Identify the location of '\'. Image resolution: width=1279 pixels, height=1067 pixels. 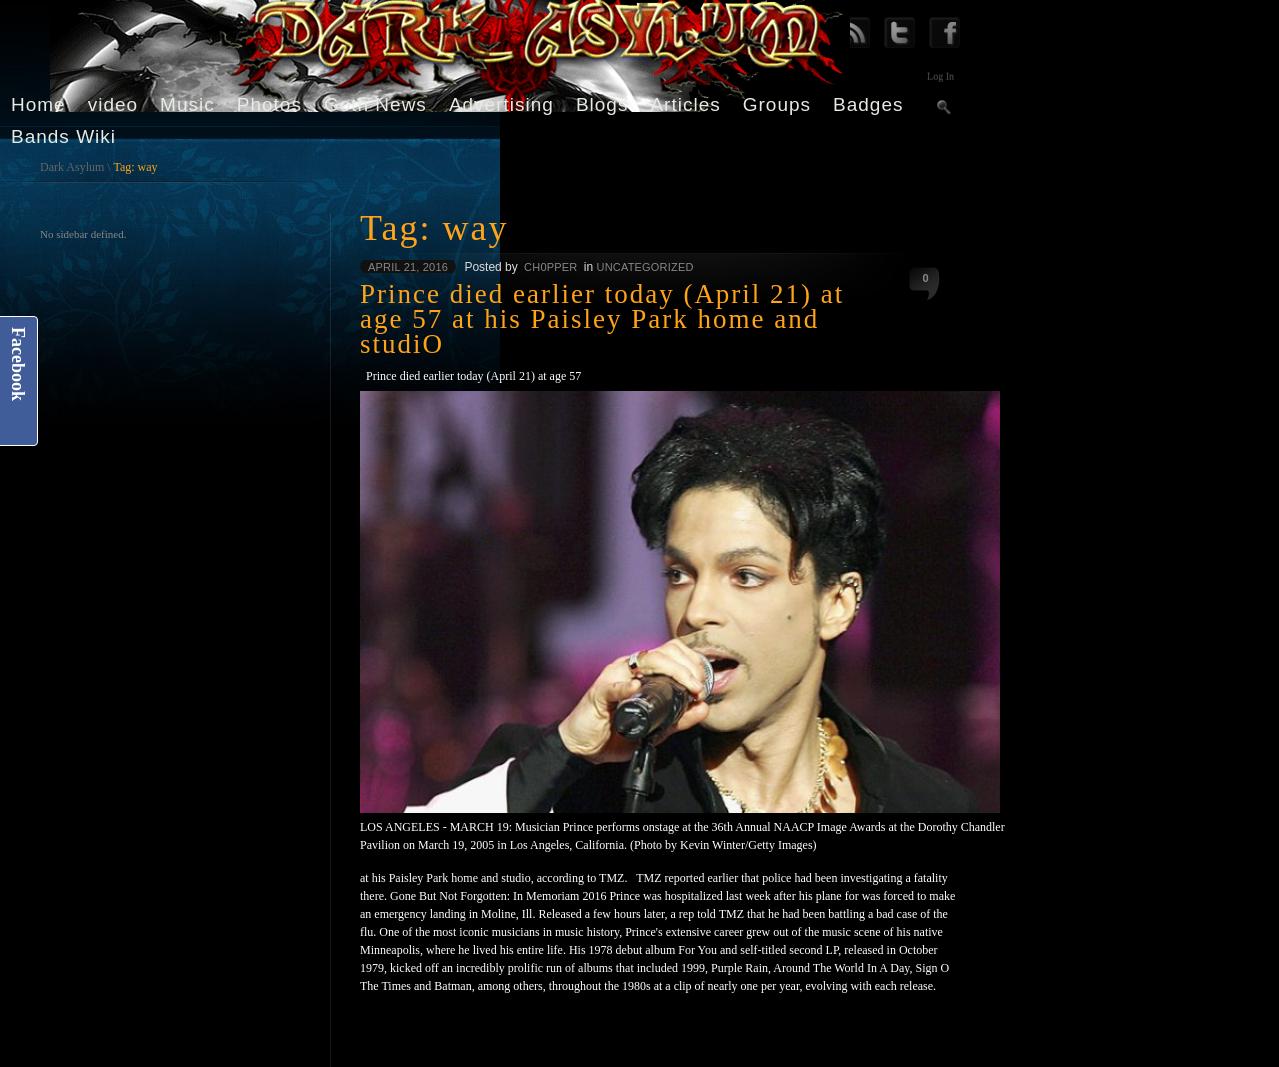
(107, 165).